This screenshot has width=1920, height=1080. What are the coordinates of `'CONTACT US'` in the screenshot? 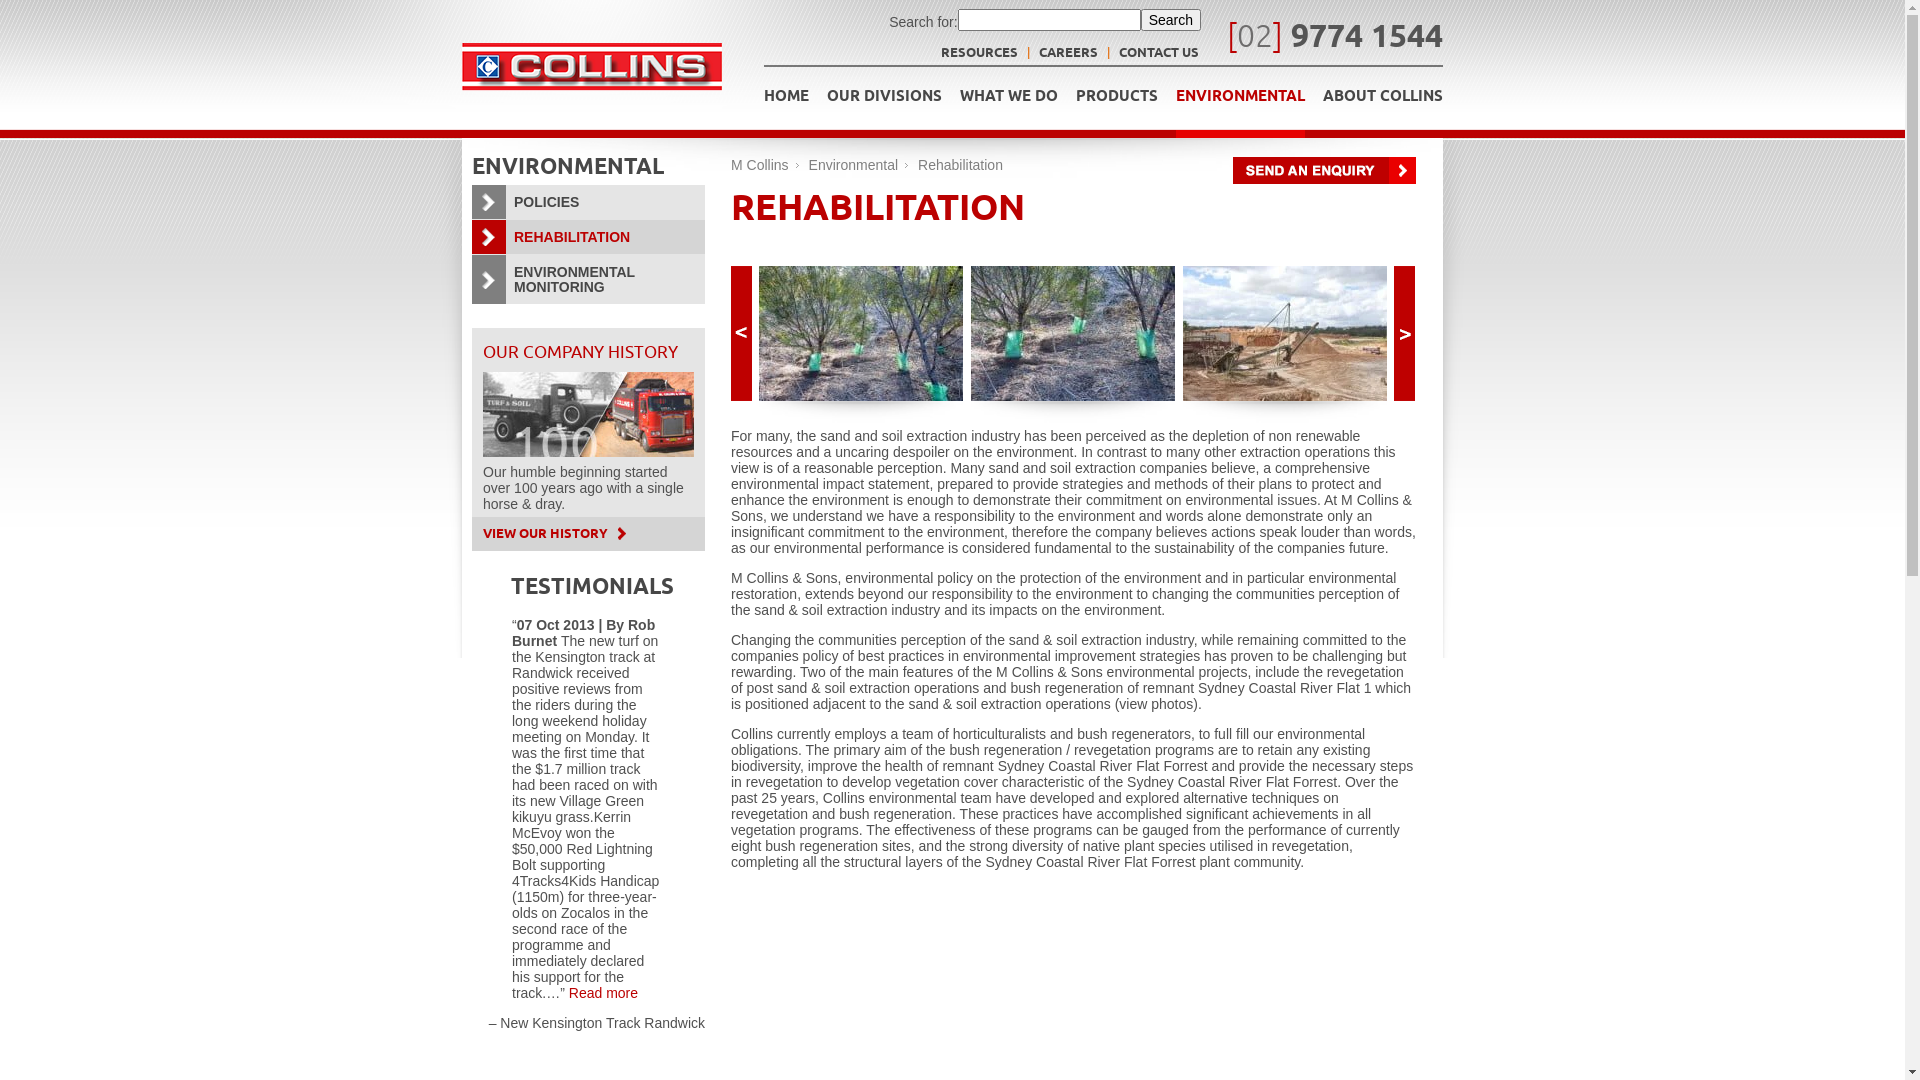 It's located at (1158, 53).